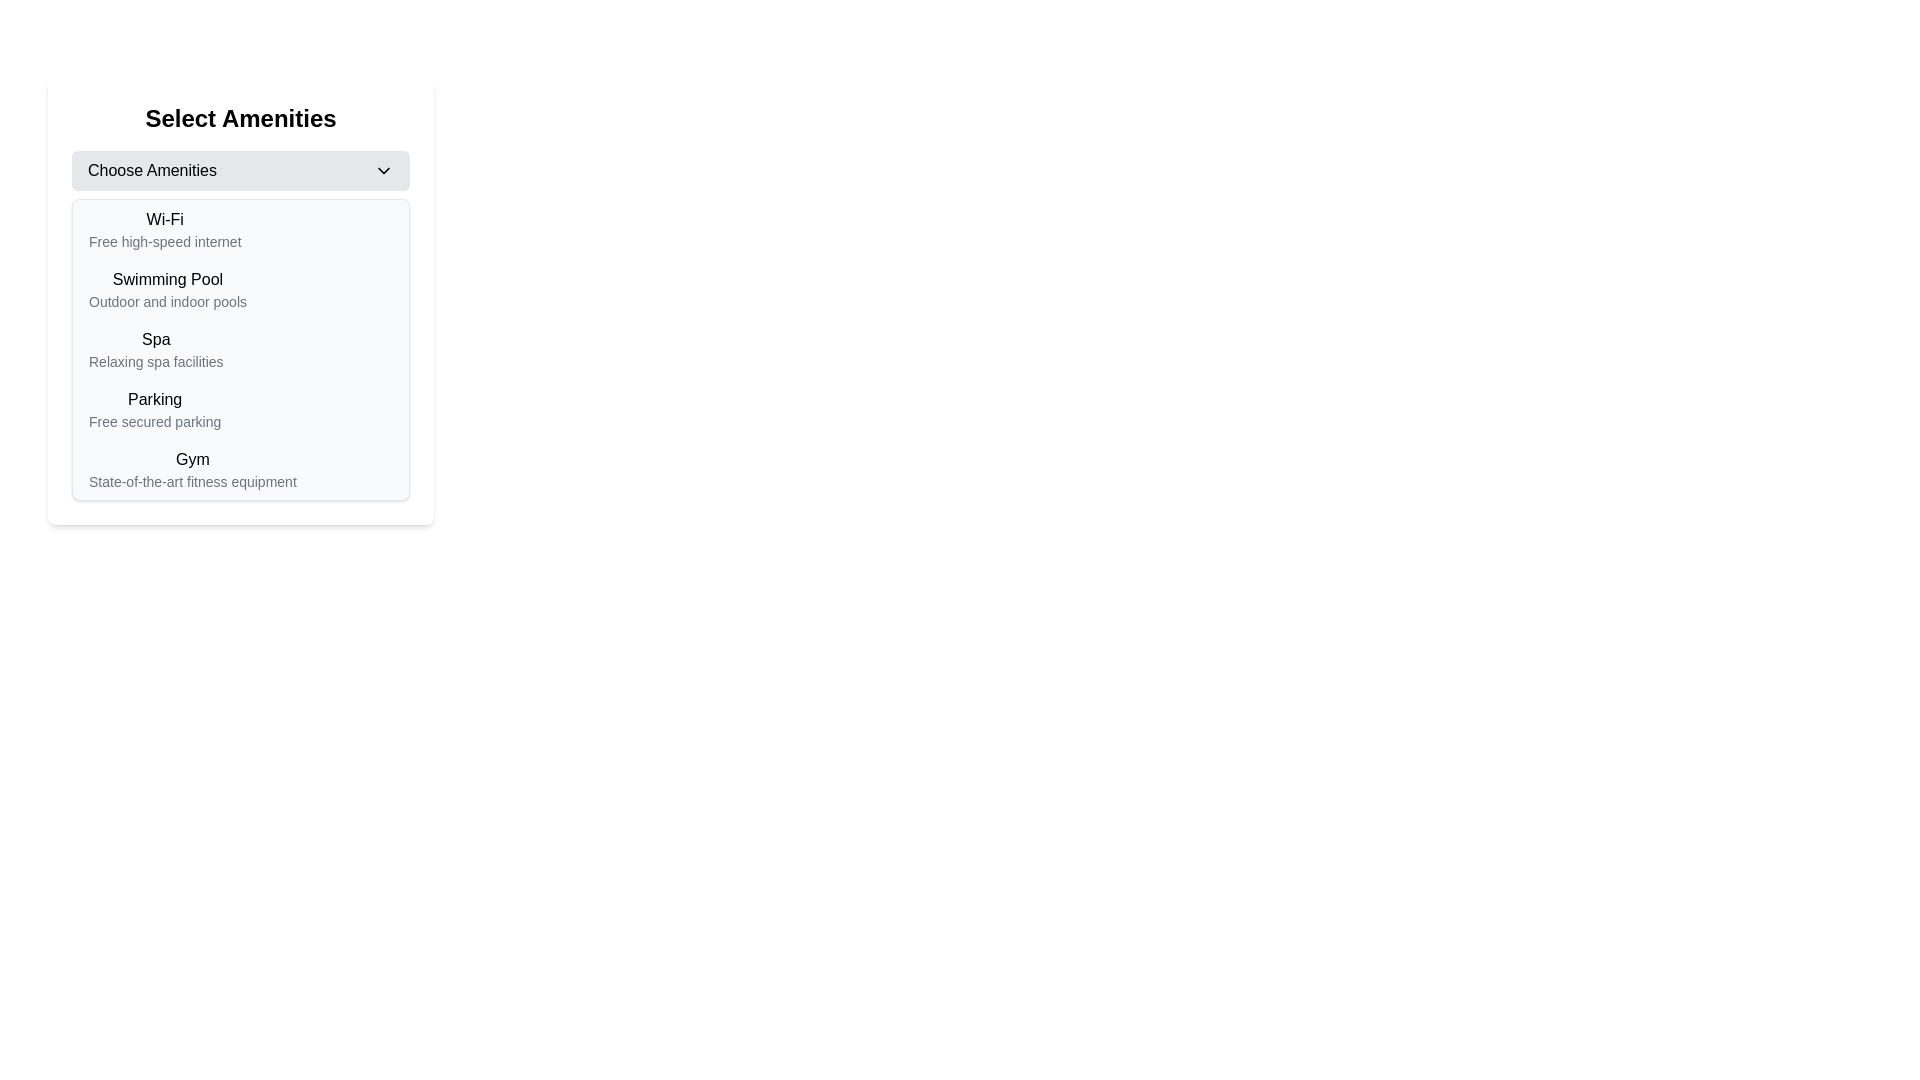  Describe the element at coordinates (168, 280) in the screenshot. I see `the Text Label that serves as a header for the description of amenities, located in the 'Select Amenities' card interface, positioned above the text 'Outdoor and indoor pools'` at that location.